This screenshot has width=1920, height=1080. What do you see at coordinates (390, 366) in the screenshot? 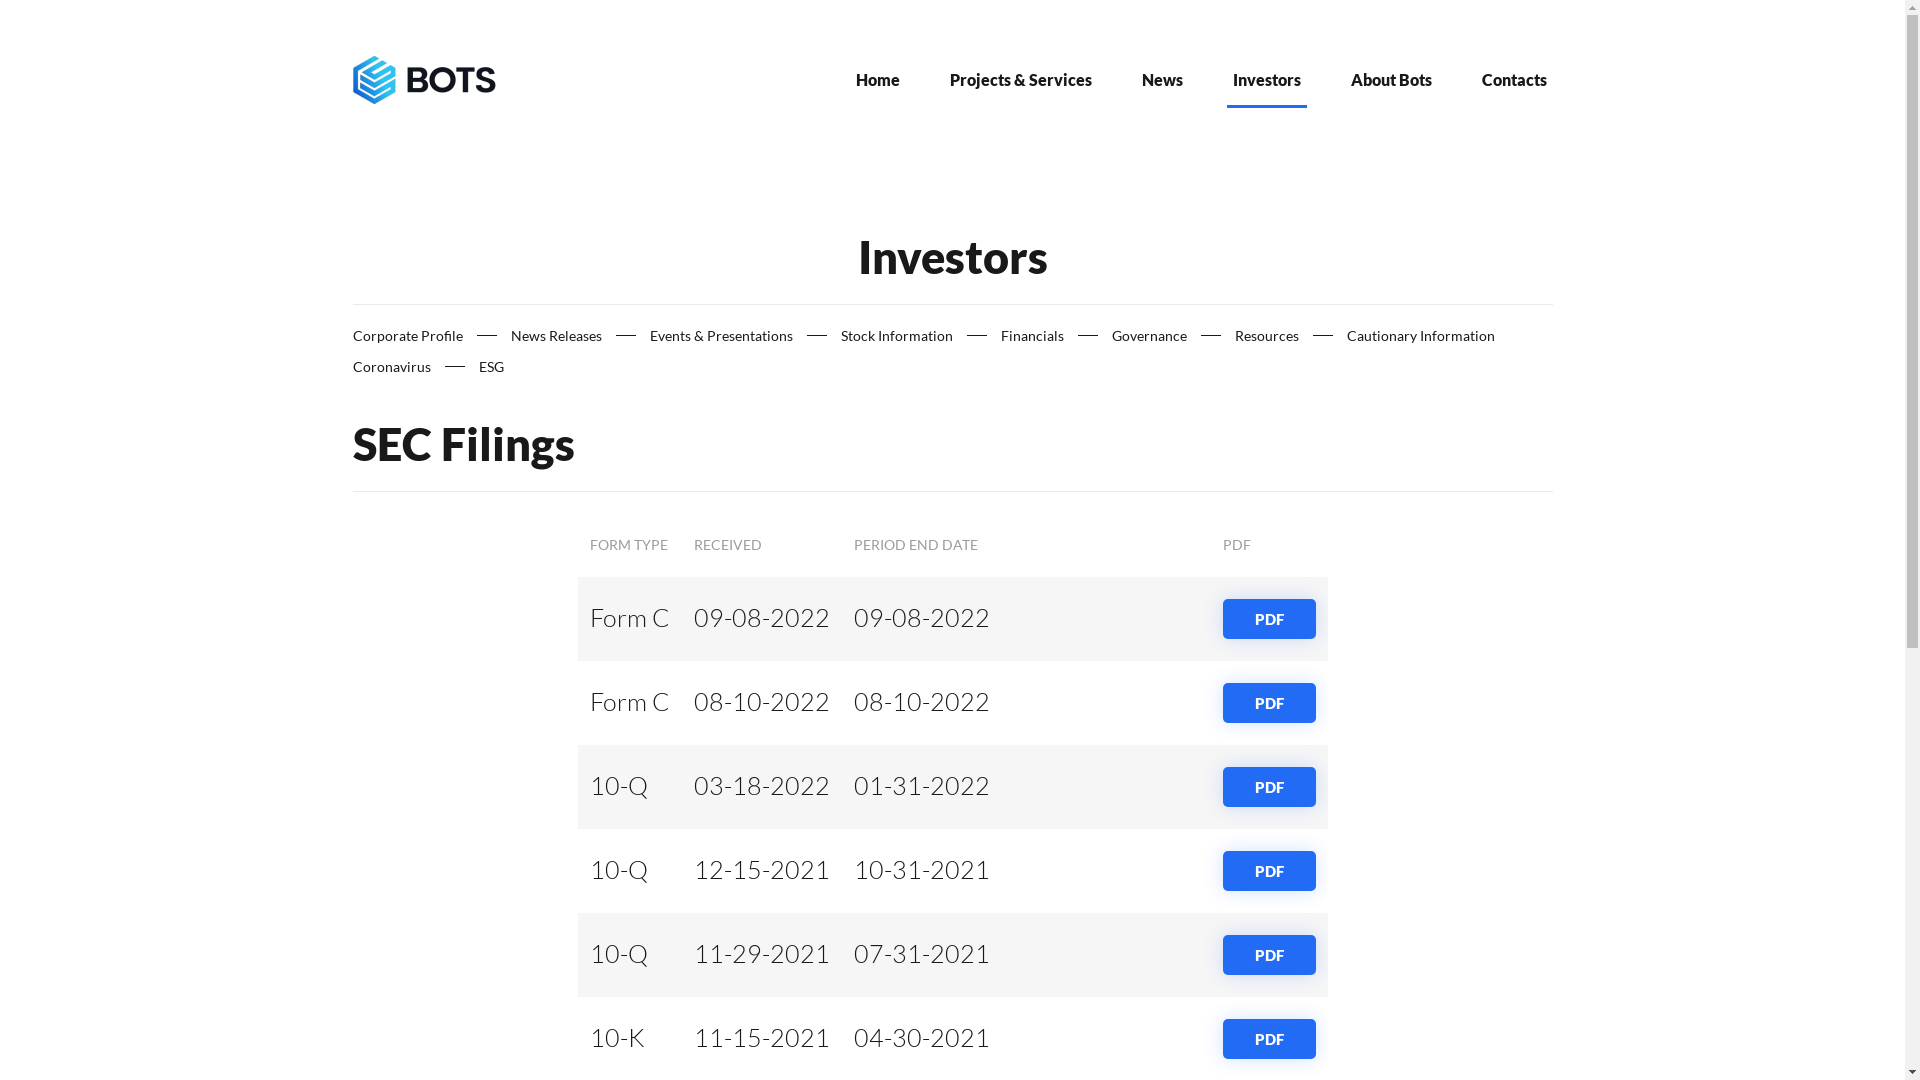
I see `'Coronavirus'` at bounding box center [390, 366].